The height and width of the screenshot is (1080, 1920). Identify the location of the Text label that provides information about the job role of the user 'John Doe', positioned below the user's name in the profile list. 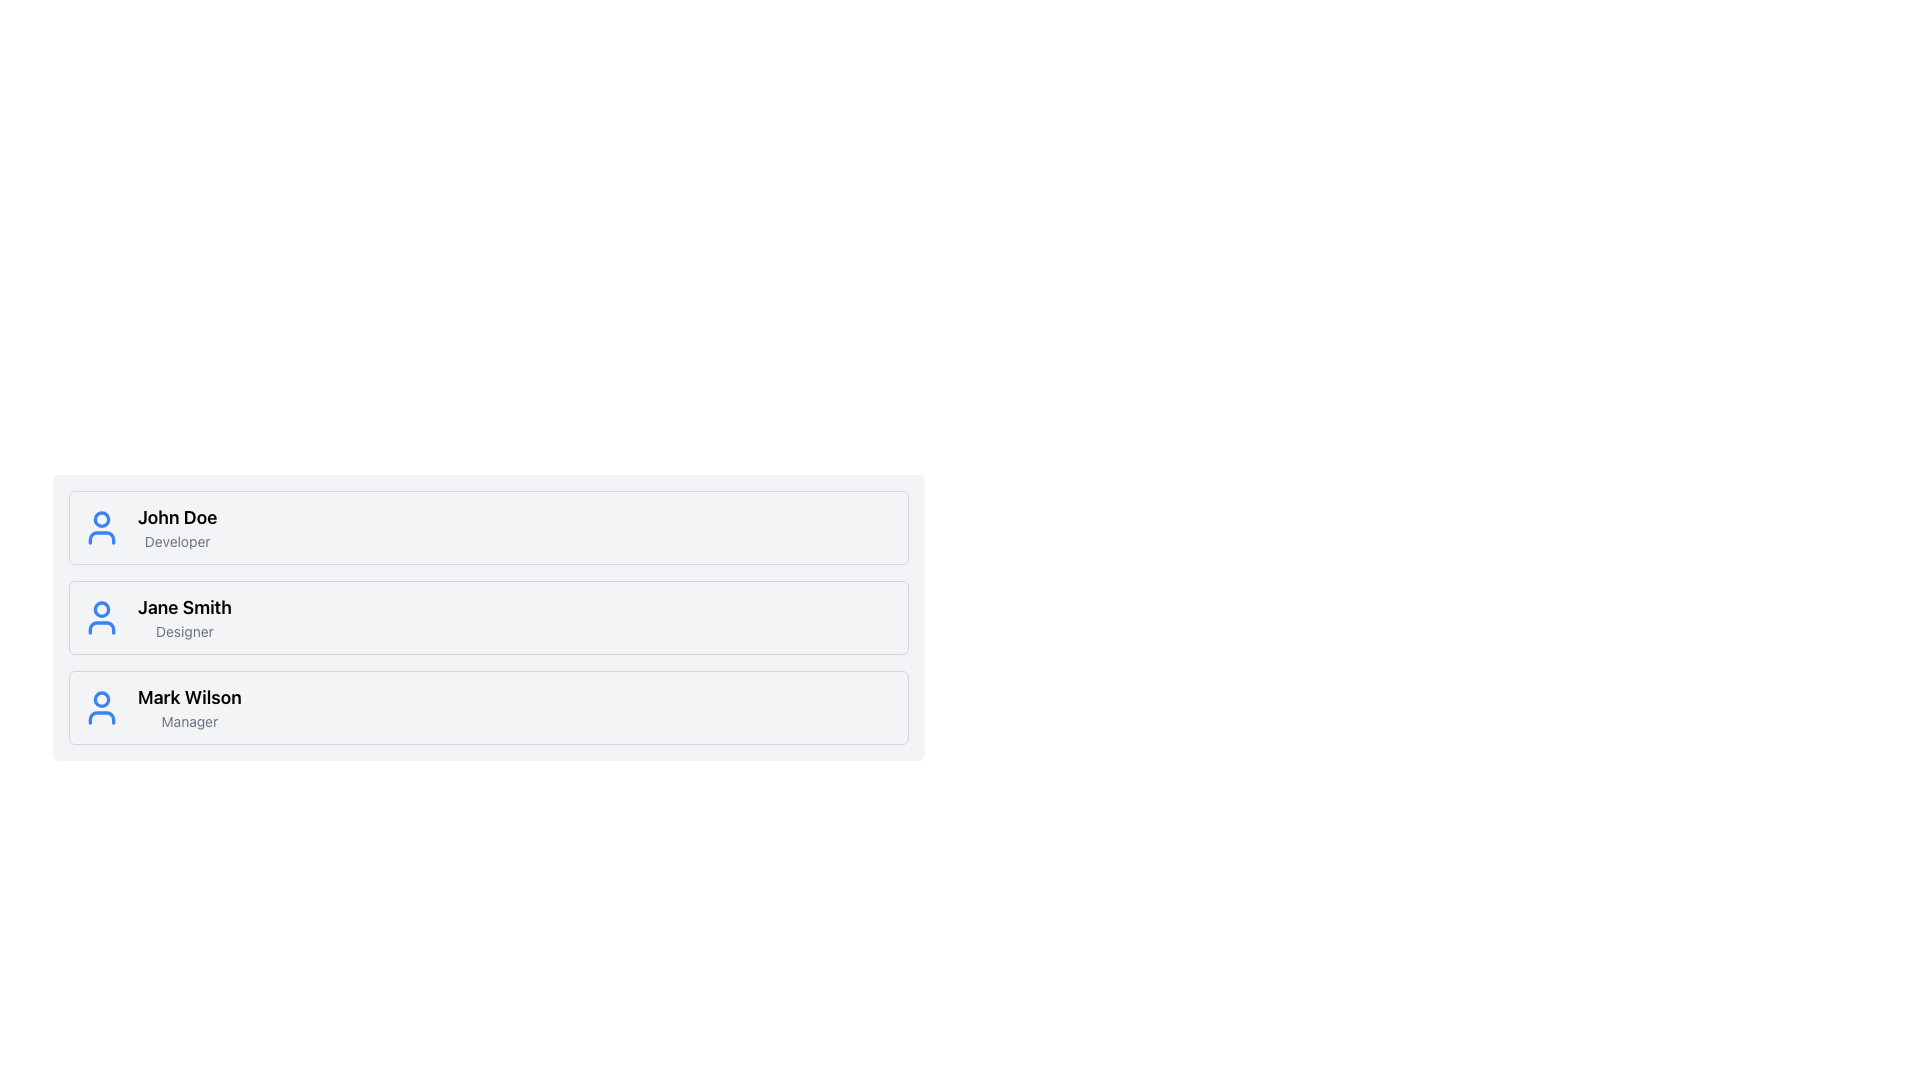
(177, 542).